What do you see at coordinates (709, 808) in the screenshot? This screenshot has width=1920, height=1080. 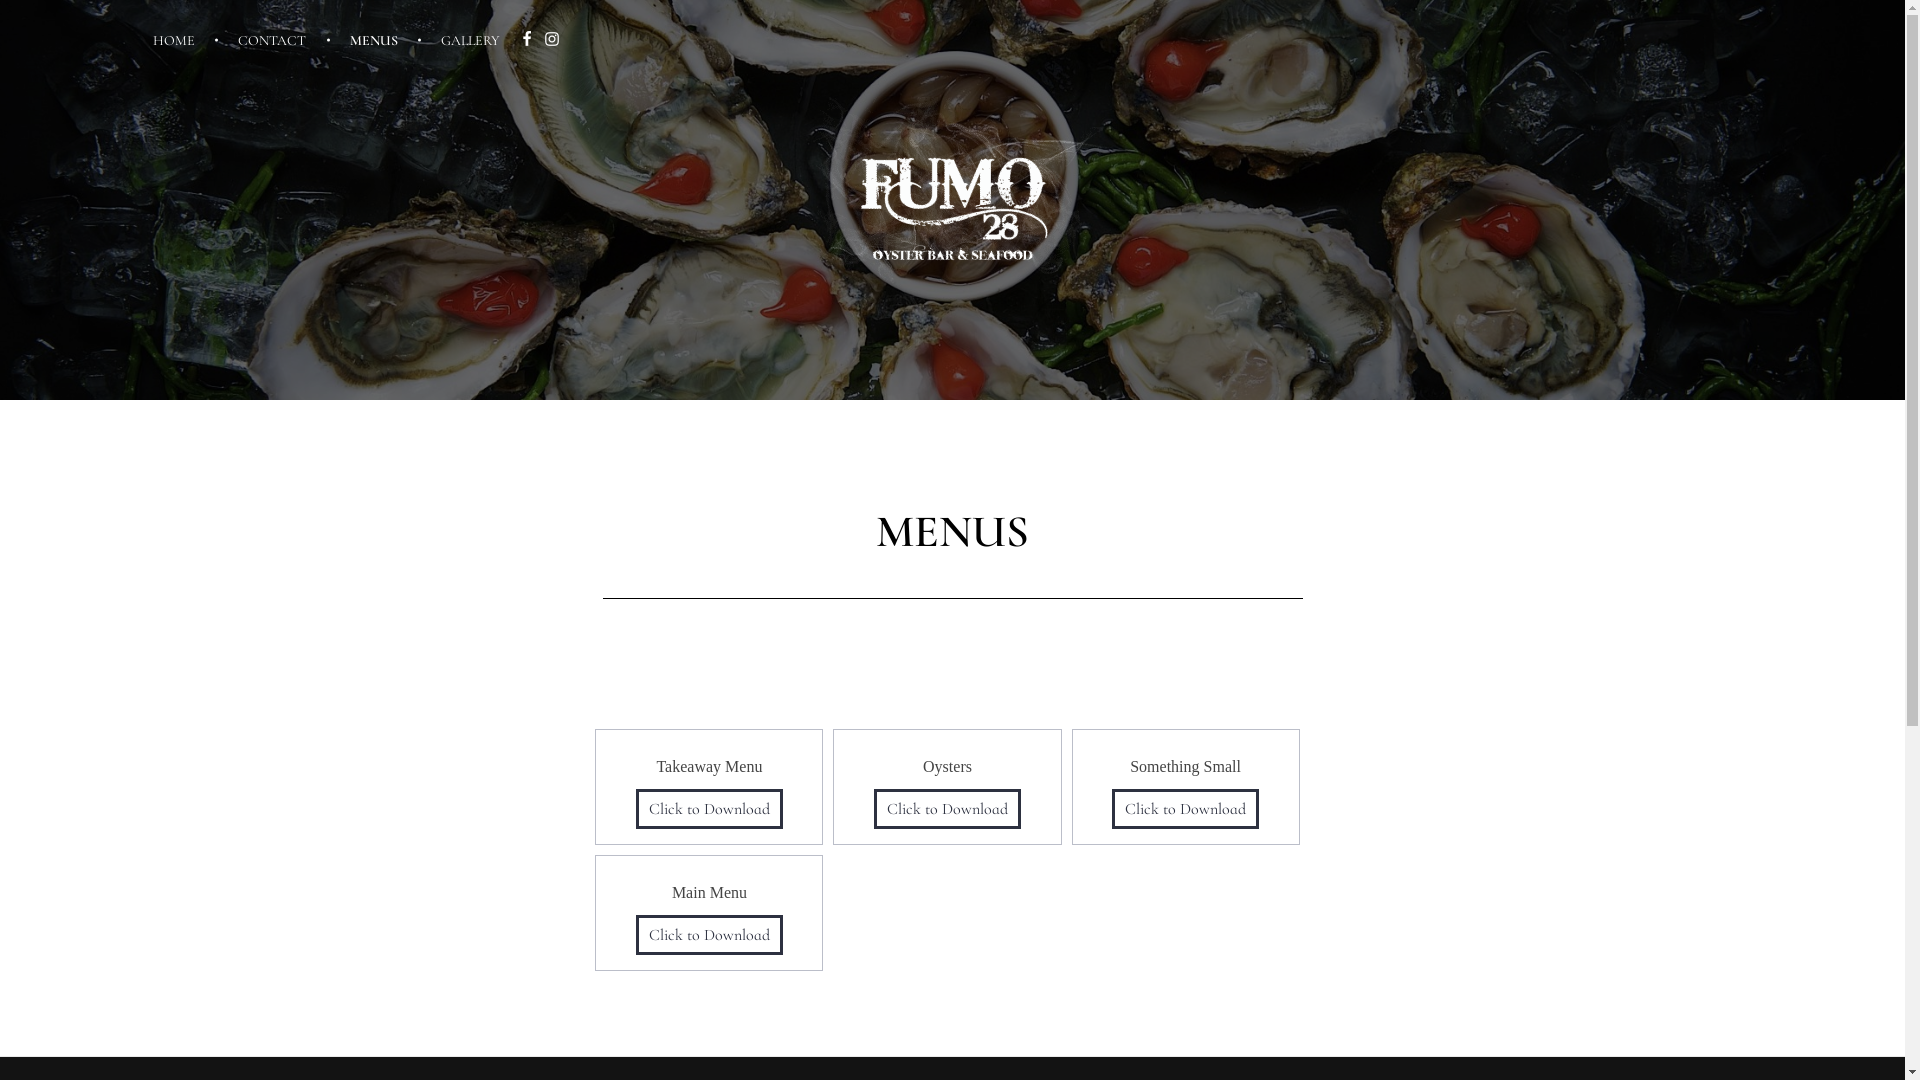 I see `'Click to Download'` at bounding box center [709, 808].